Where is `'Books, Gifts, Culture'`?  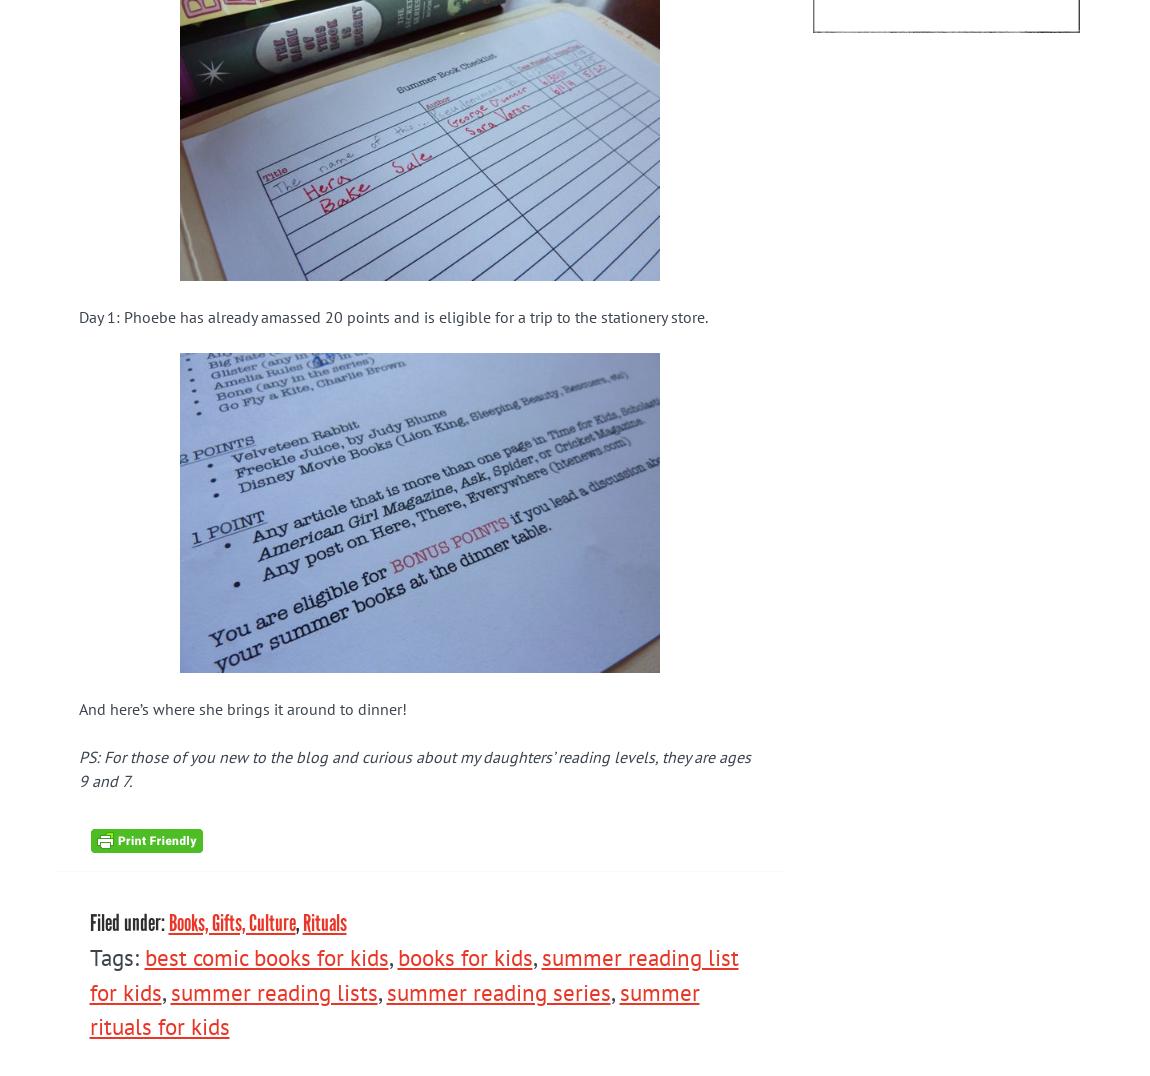
'Books, Gifts, Culture' is located at coordinates (230, 921).